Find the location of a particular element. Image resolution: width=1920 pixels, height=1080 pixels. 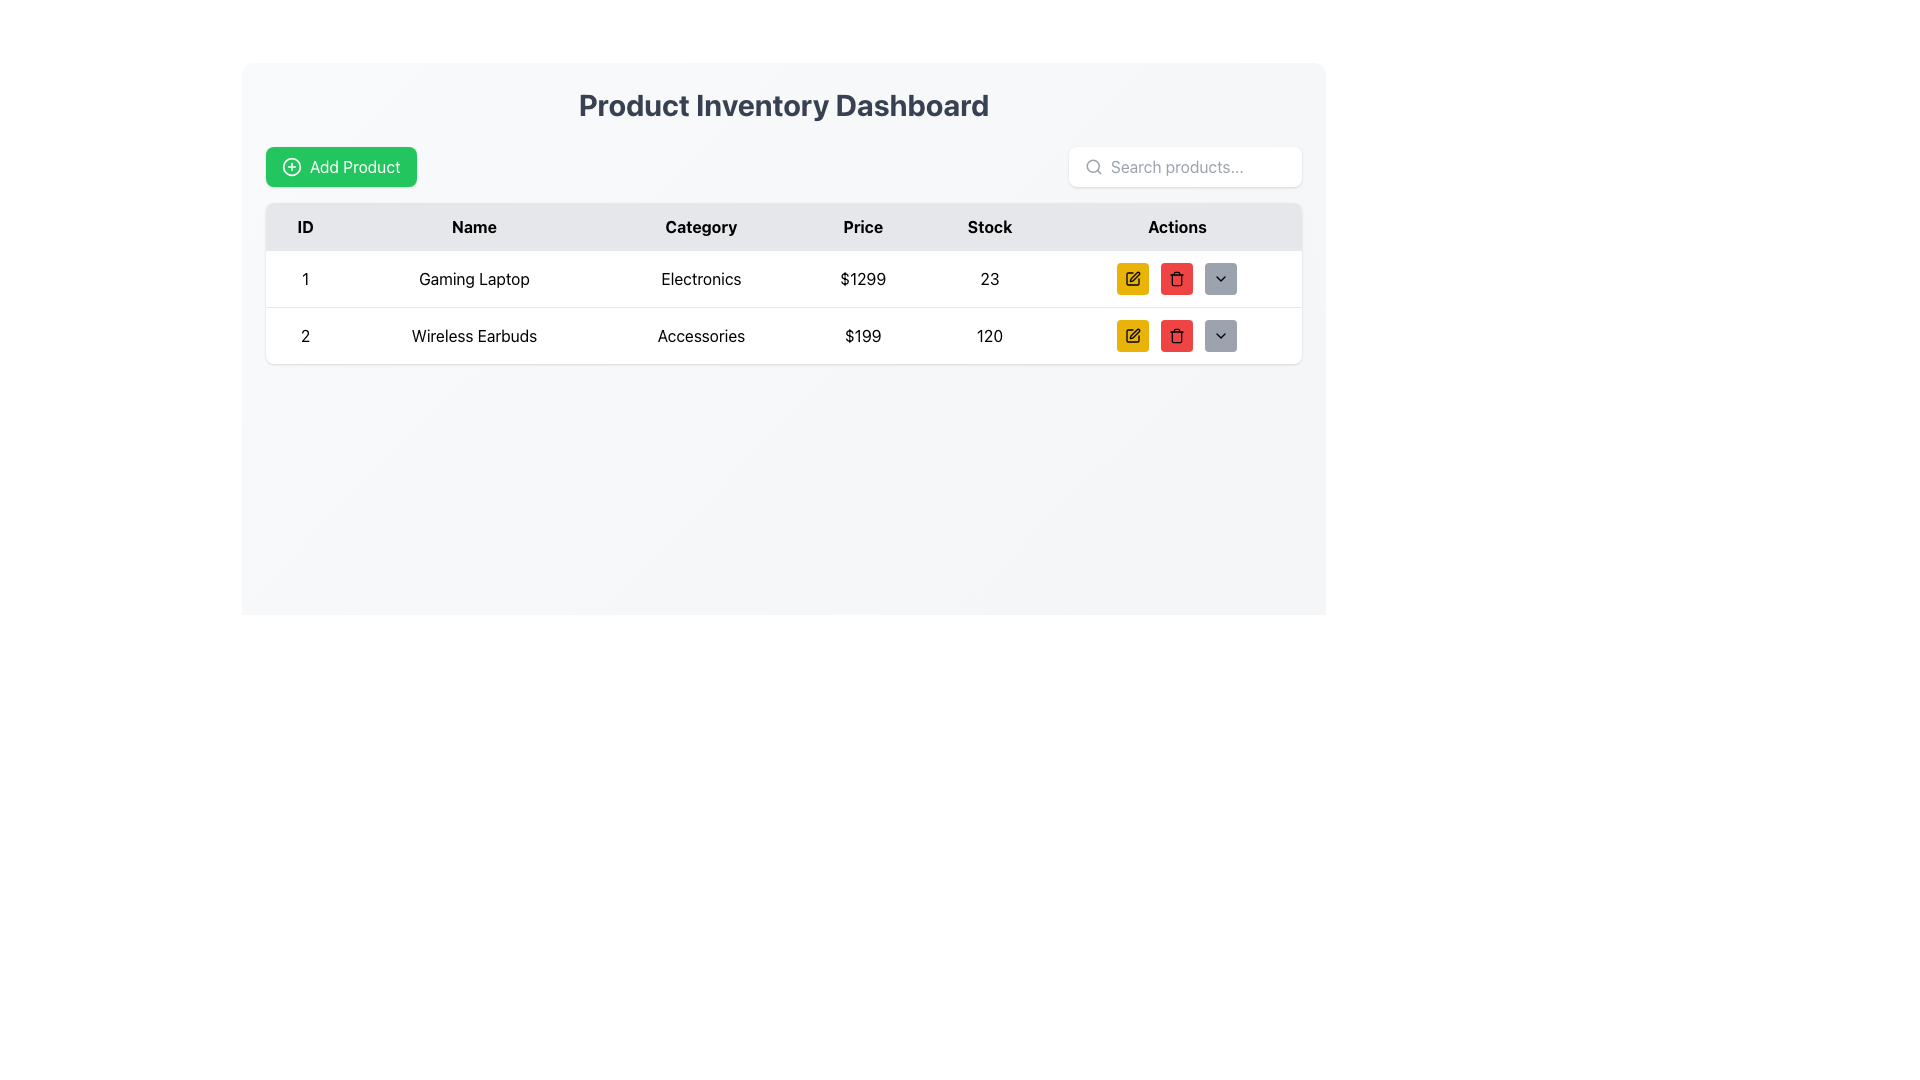

the 'Category' text element in the table row corresponding to 'Wireless Earbuds' to provide context about the product classification is located at coordinates (701, 334).